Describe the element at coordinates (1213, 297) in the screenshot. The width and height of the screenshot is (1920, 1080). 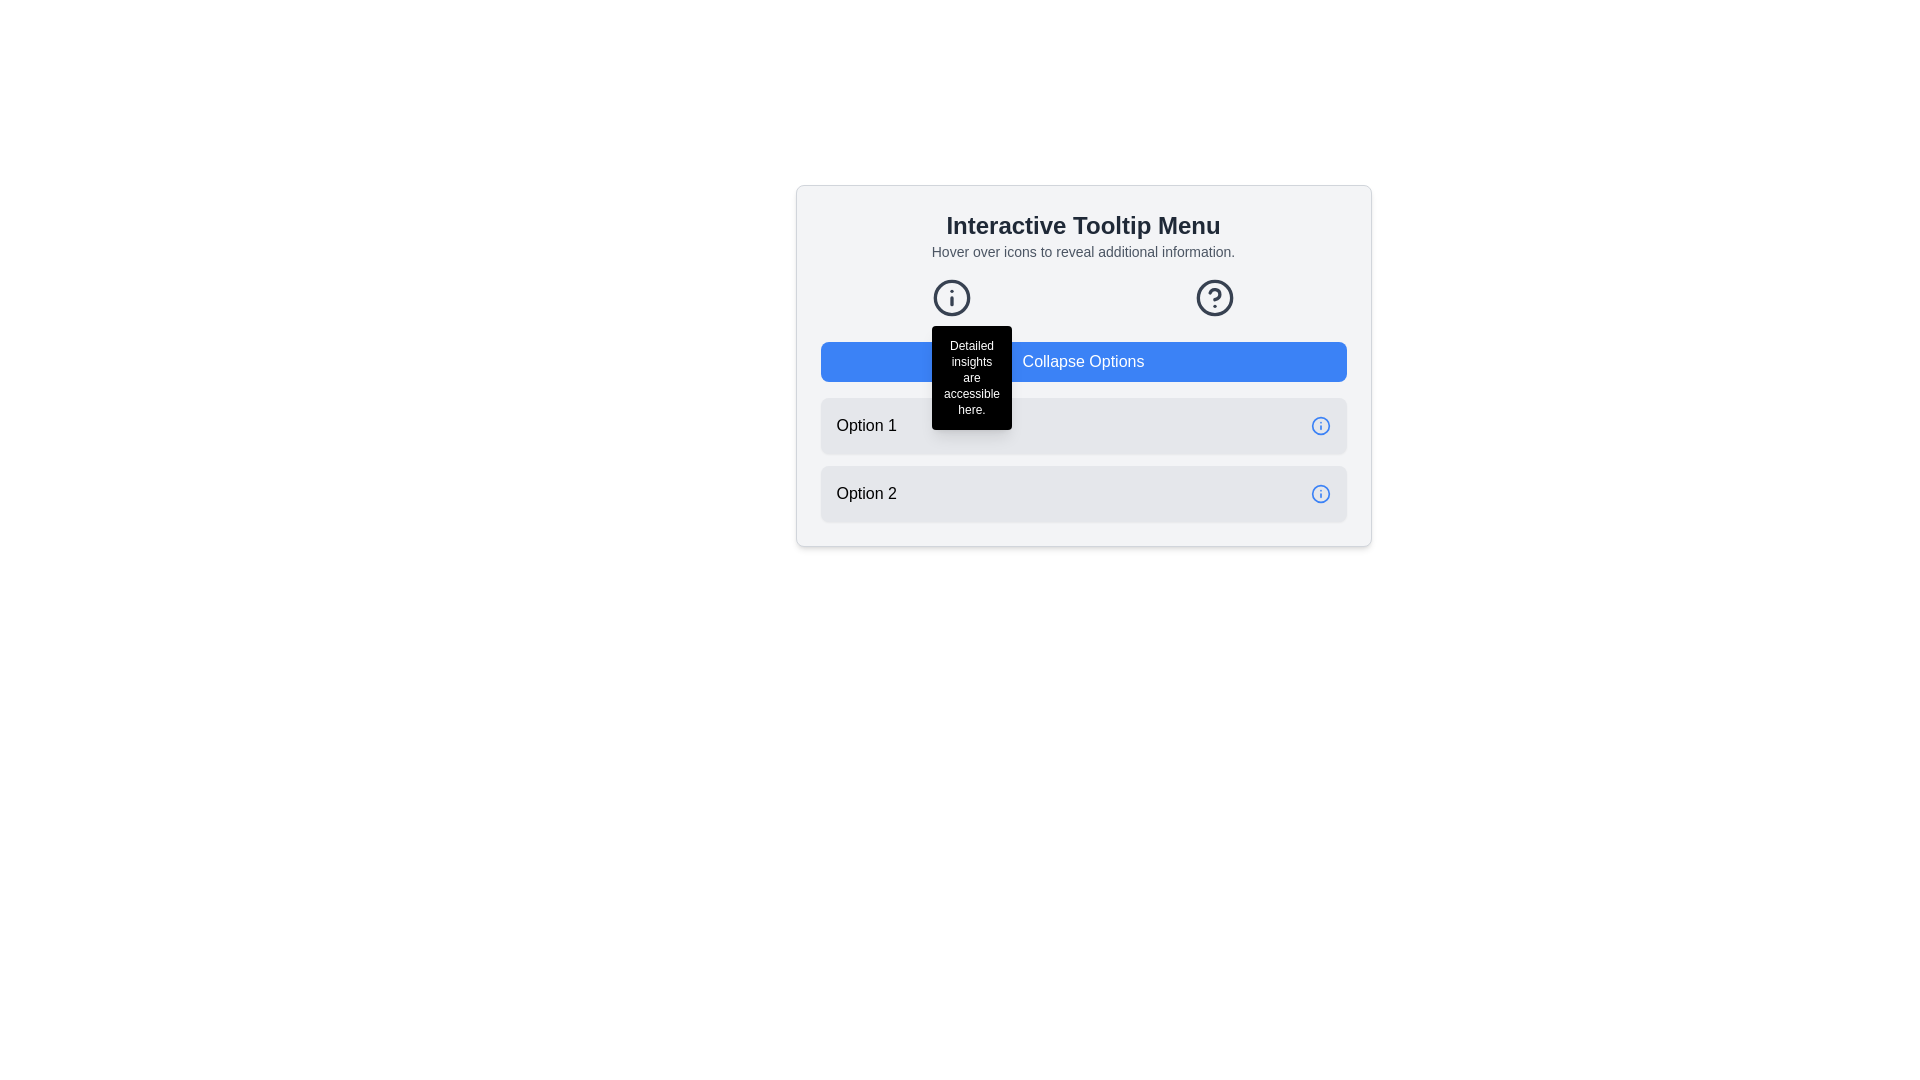
I see `the circular icon with a dark gray color that is part of the interactive tooltip menu, located to the right of the question mark icon in the title section` at that location.